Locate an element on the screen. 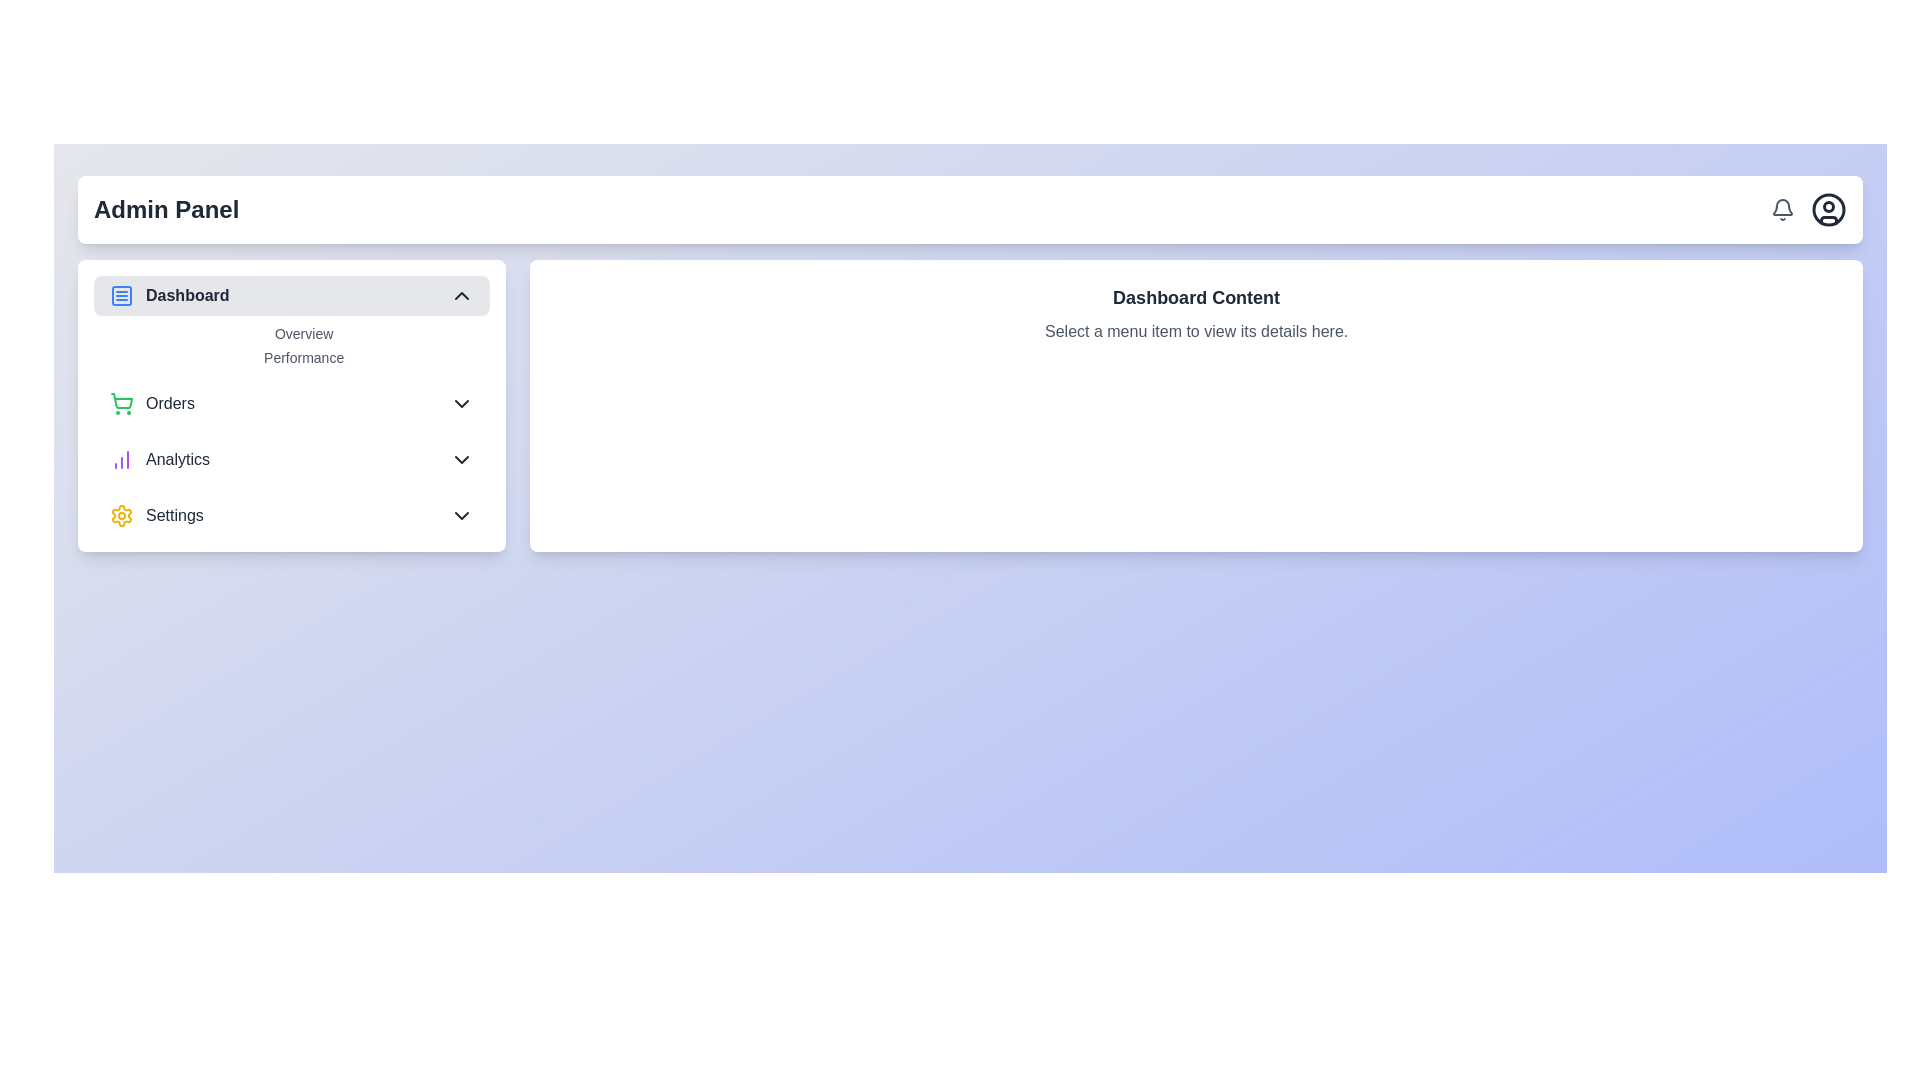  the 'Overview' option in the collapsible 'Dashboard' menu located on the left-hand sidebar of the admin panel interface is located at coordinates (291, 345).